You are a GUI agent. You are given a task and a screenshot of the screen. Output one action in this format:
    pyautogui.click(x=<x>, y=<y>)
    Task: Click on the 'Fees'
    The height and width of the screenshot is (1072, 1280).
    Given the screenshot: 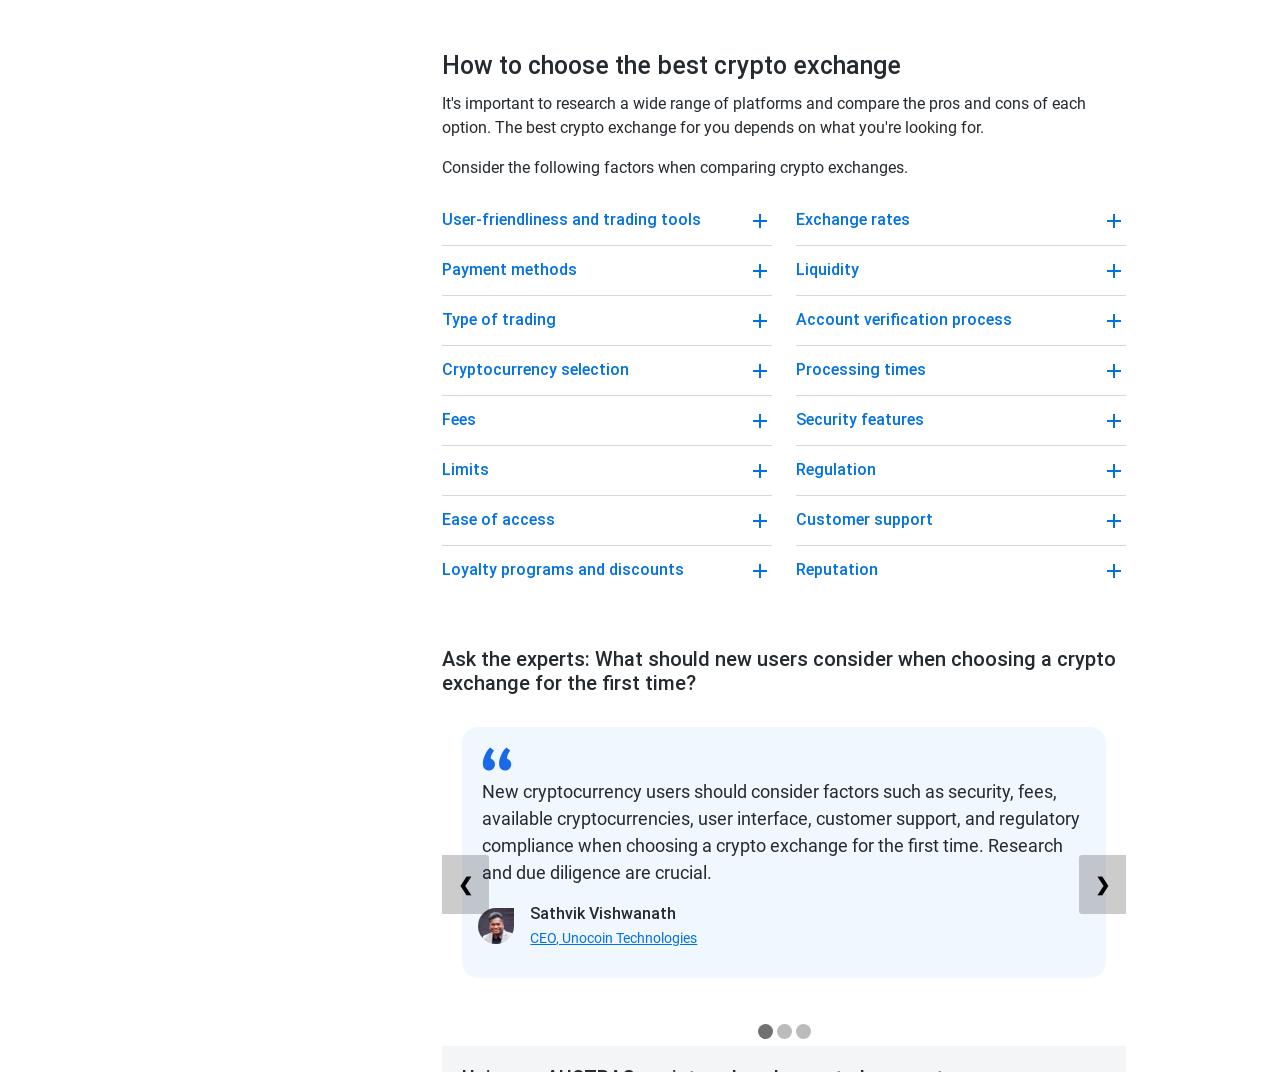 What is the action you would take?
    pyautogui.click(x=458, y=418)
    